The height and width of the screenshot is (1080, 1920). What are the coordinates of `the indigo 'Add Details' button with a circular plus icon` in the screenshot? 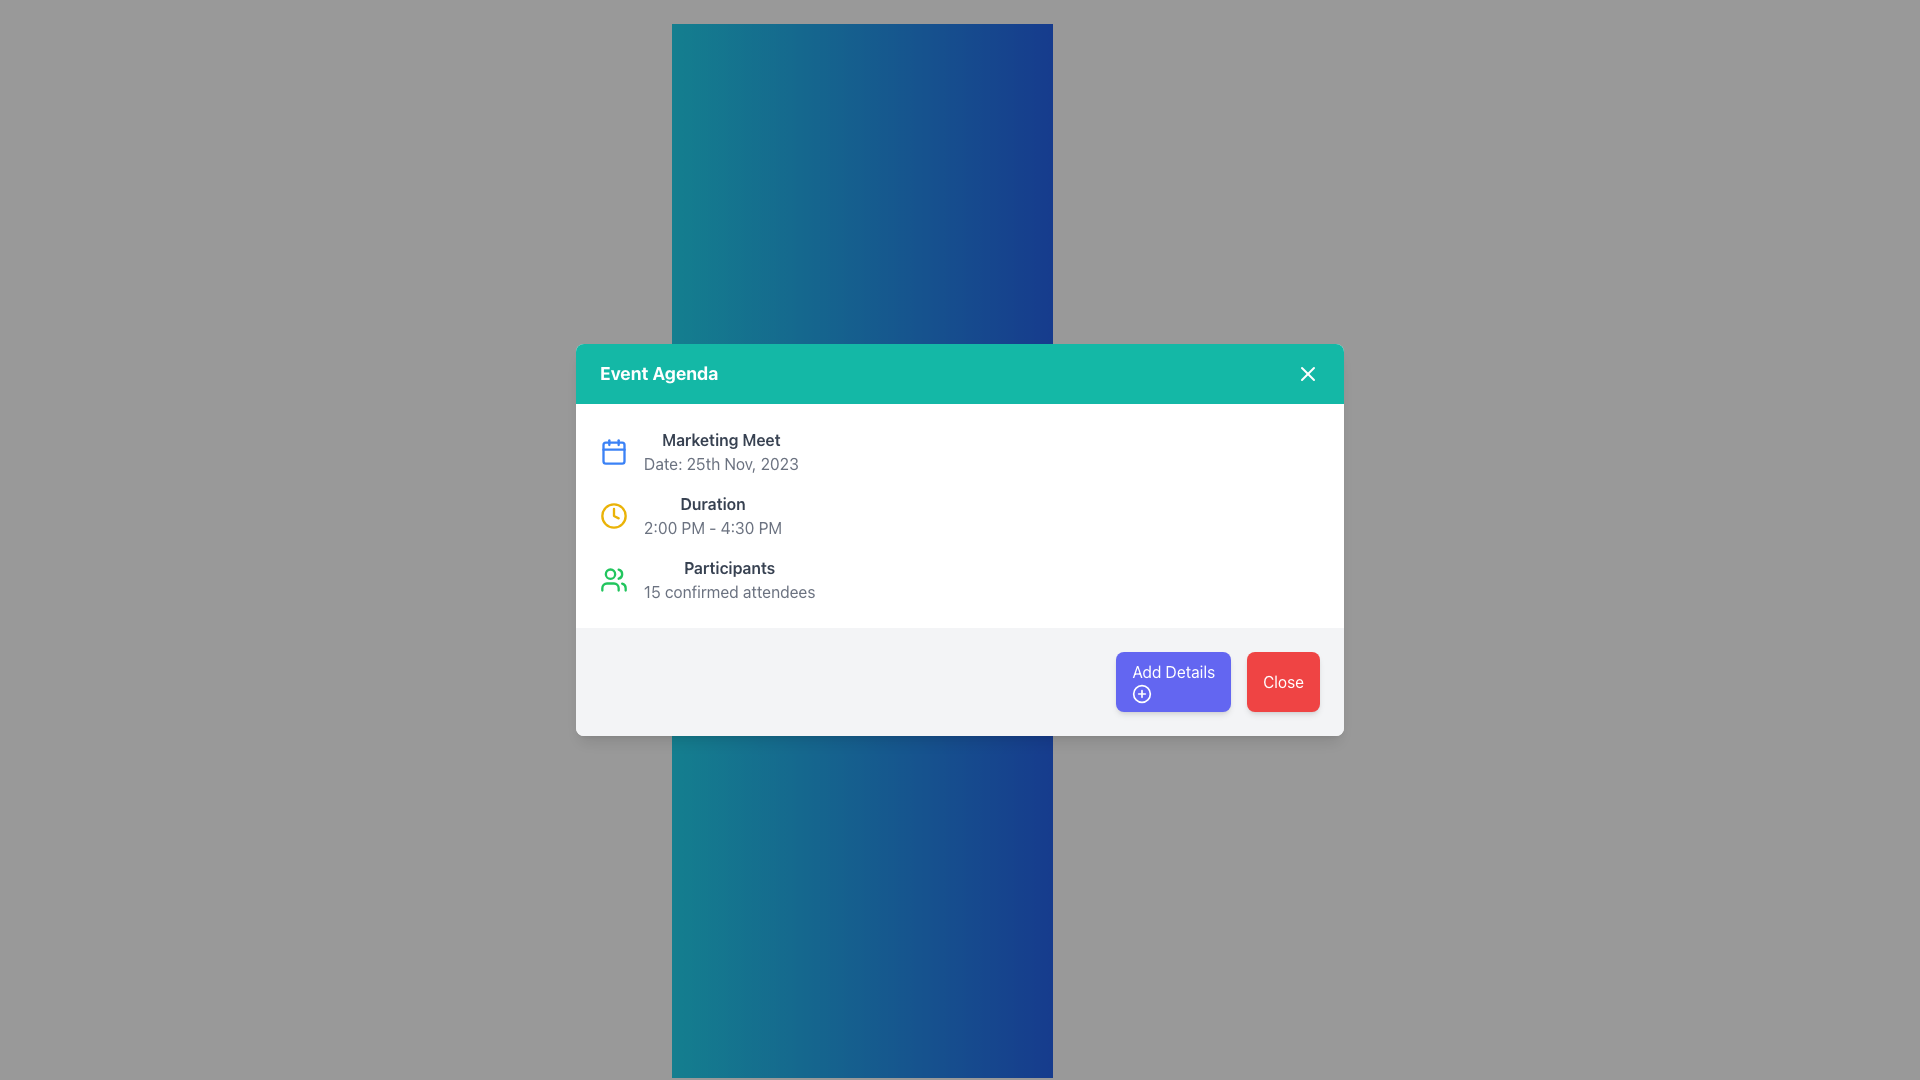 It's located at (1173, 681).